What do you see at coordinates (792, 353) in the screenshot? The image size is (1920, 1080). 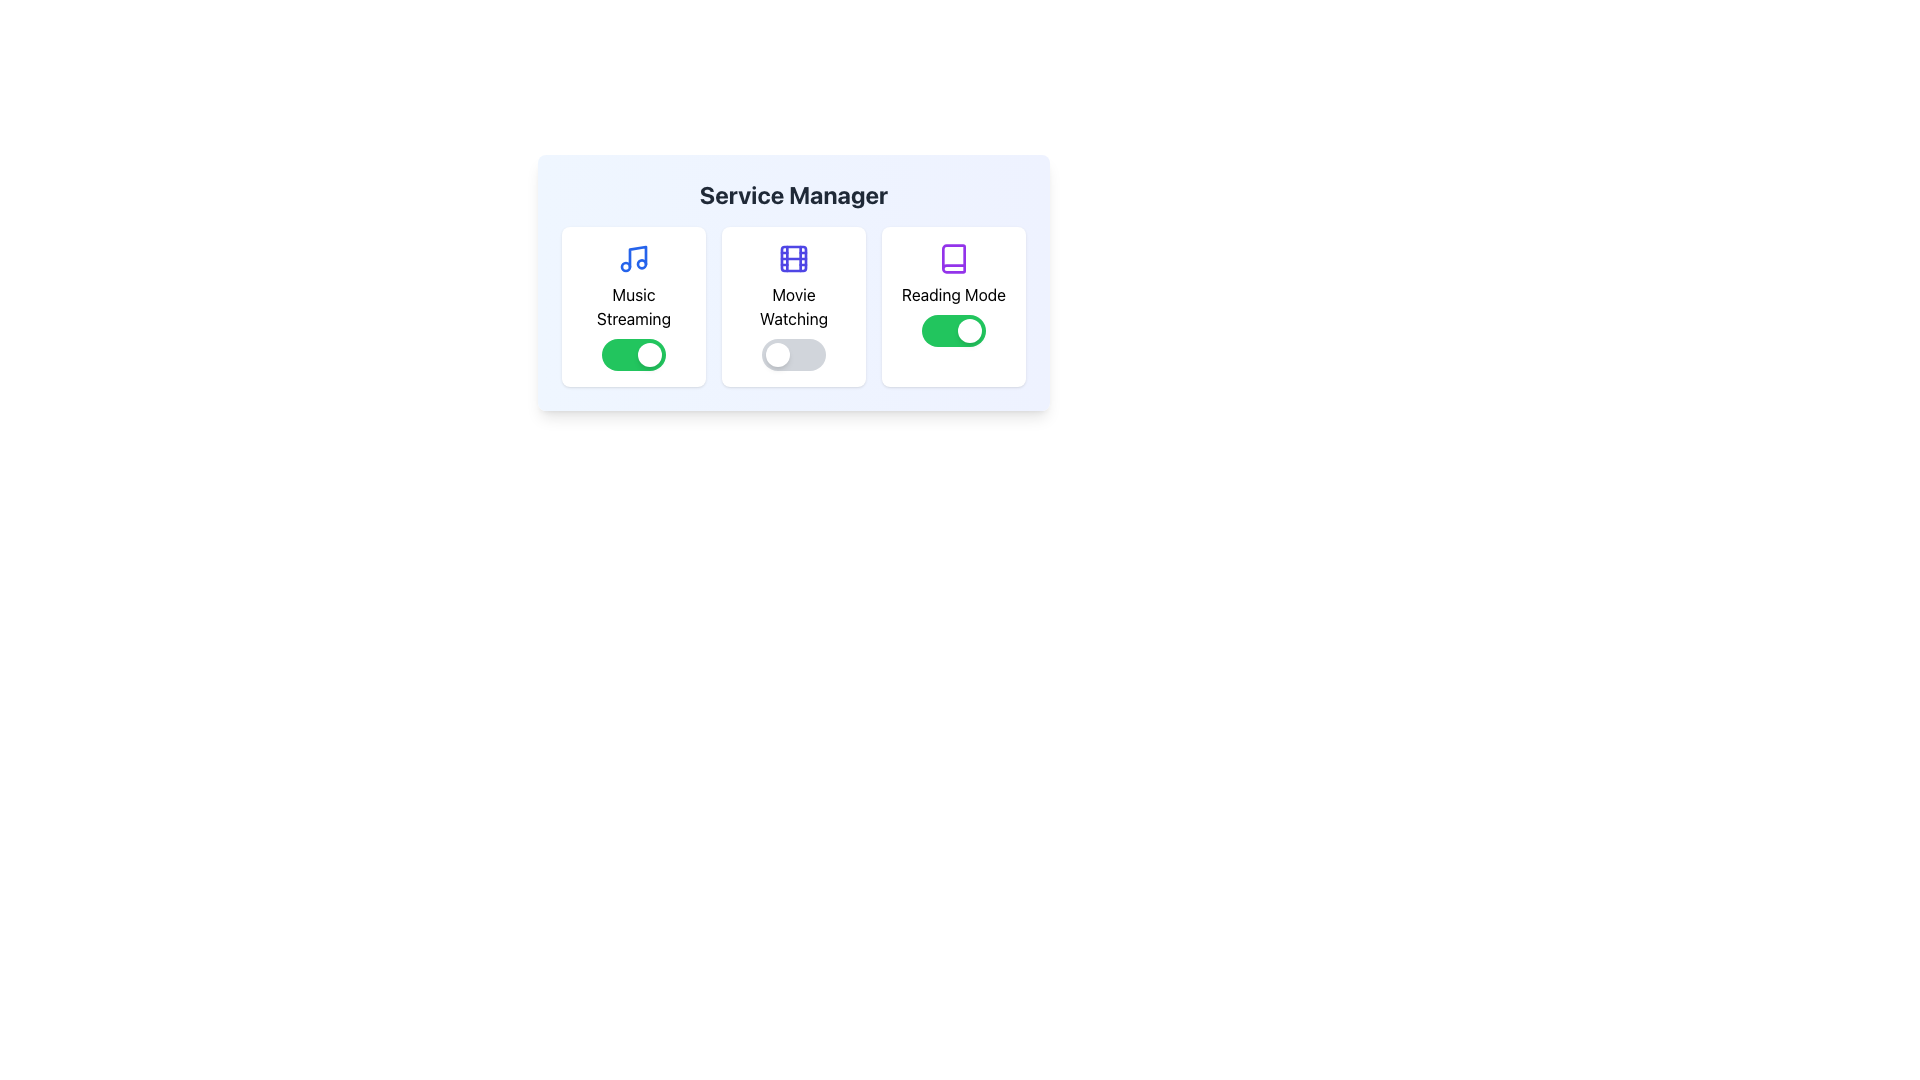 I see `the toggle switch used to enable or disable the 'Movie Watching' service, located under the 'Movie Watching' title in the 'Service Manager' section` at bounding box center [792, 353].